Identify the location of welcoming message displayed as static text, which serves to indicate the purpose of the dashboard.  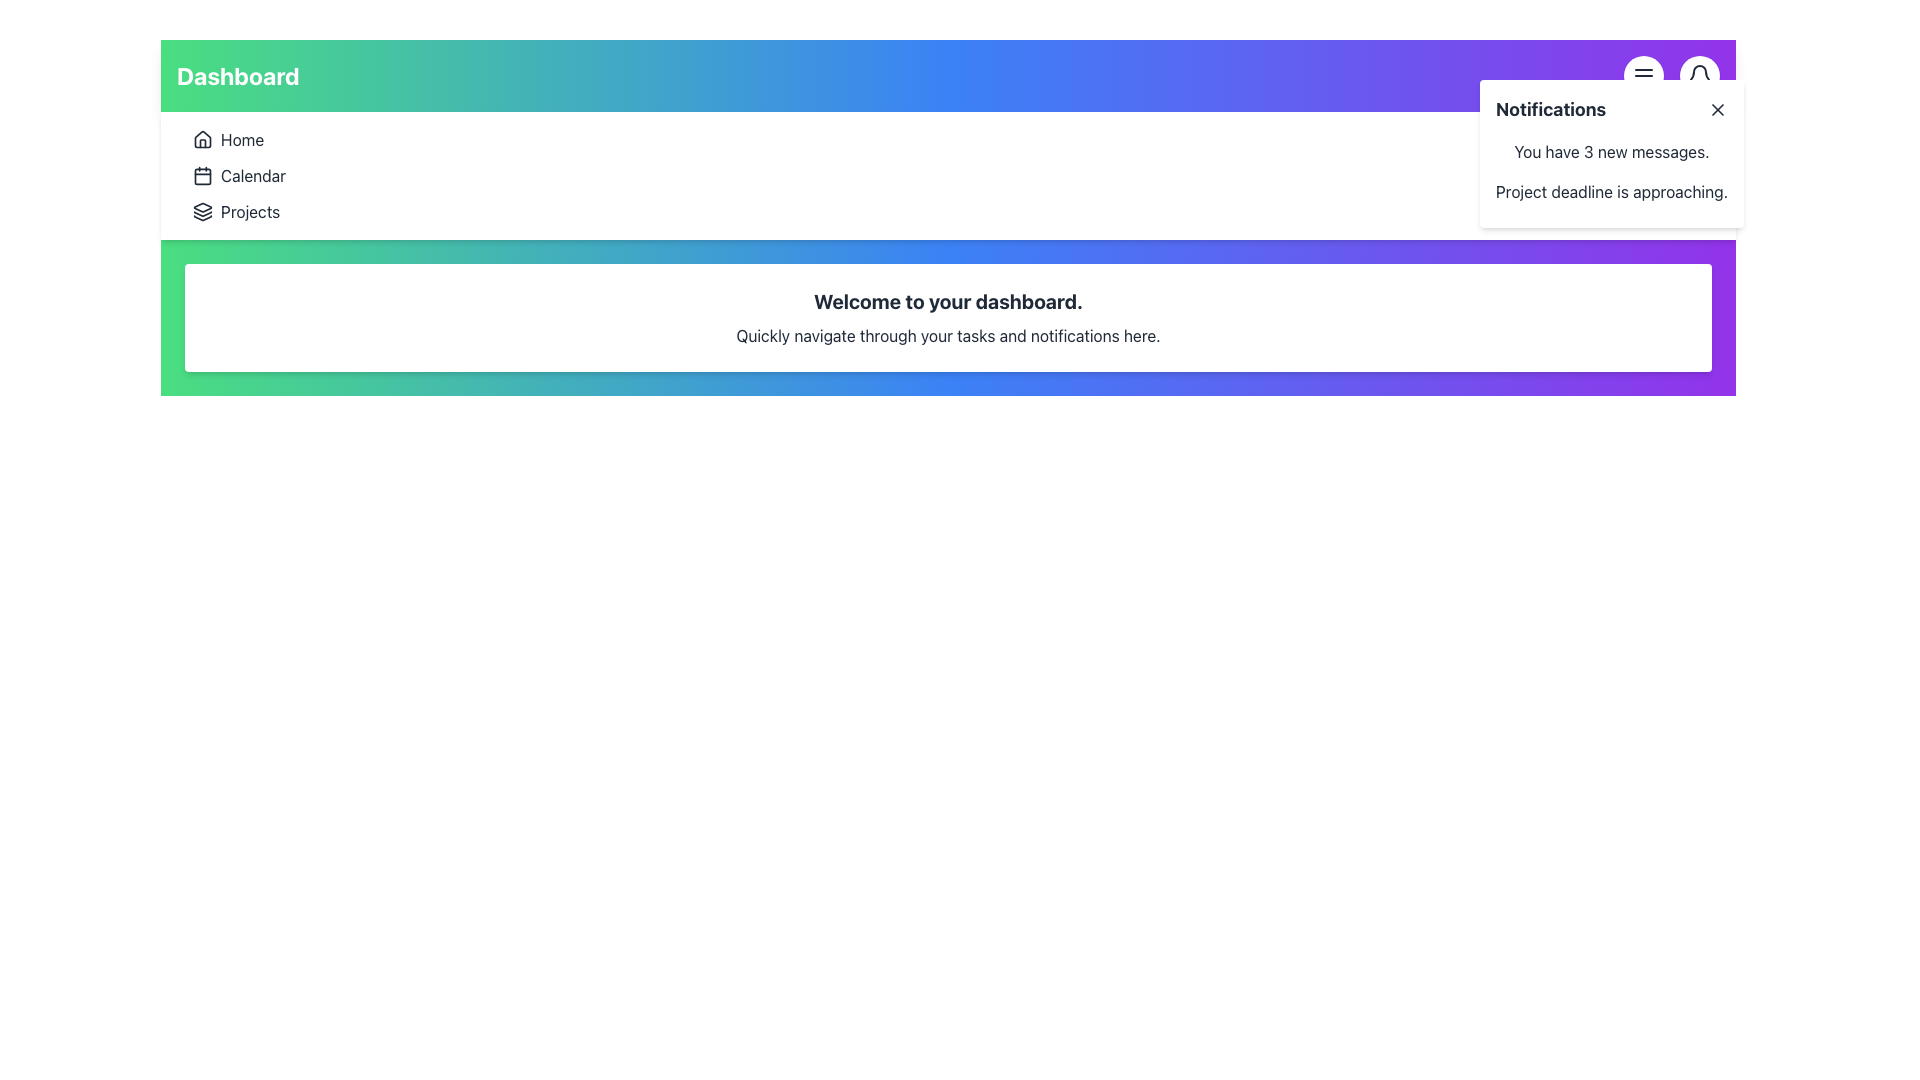
(947, 301).